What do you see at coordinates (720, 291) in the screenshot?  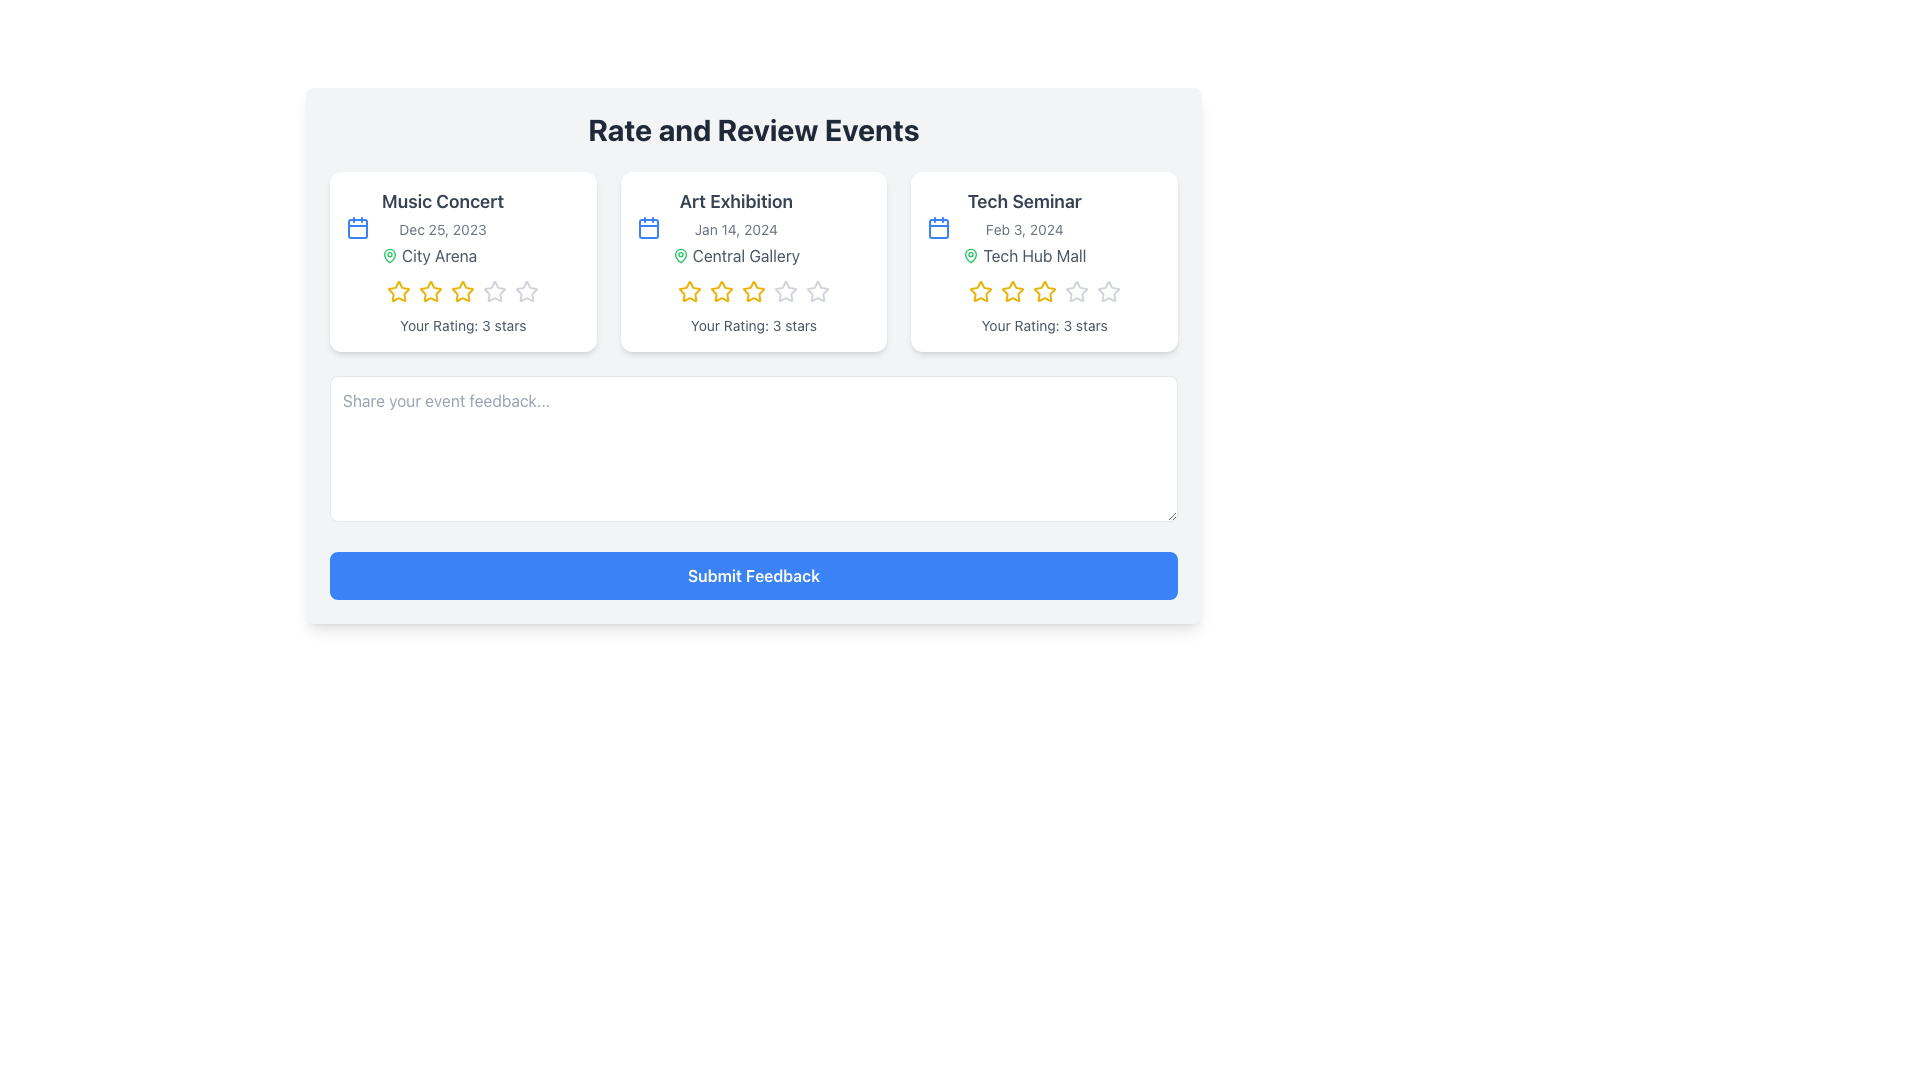 I see `the third star icon to rate the 'Art Exhibition' event` at bounding box center [720, 291].